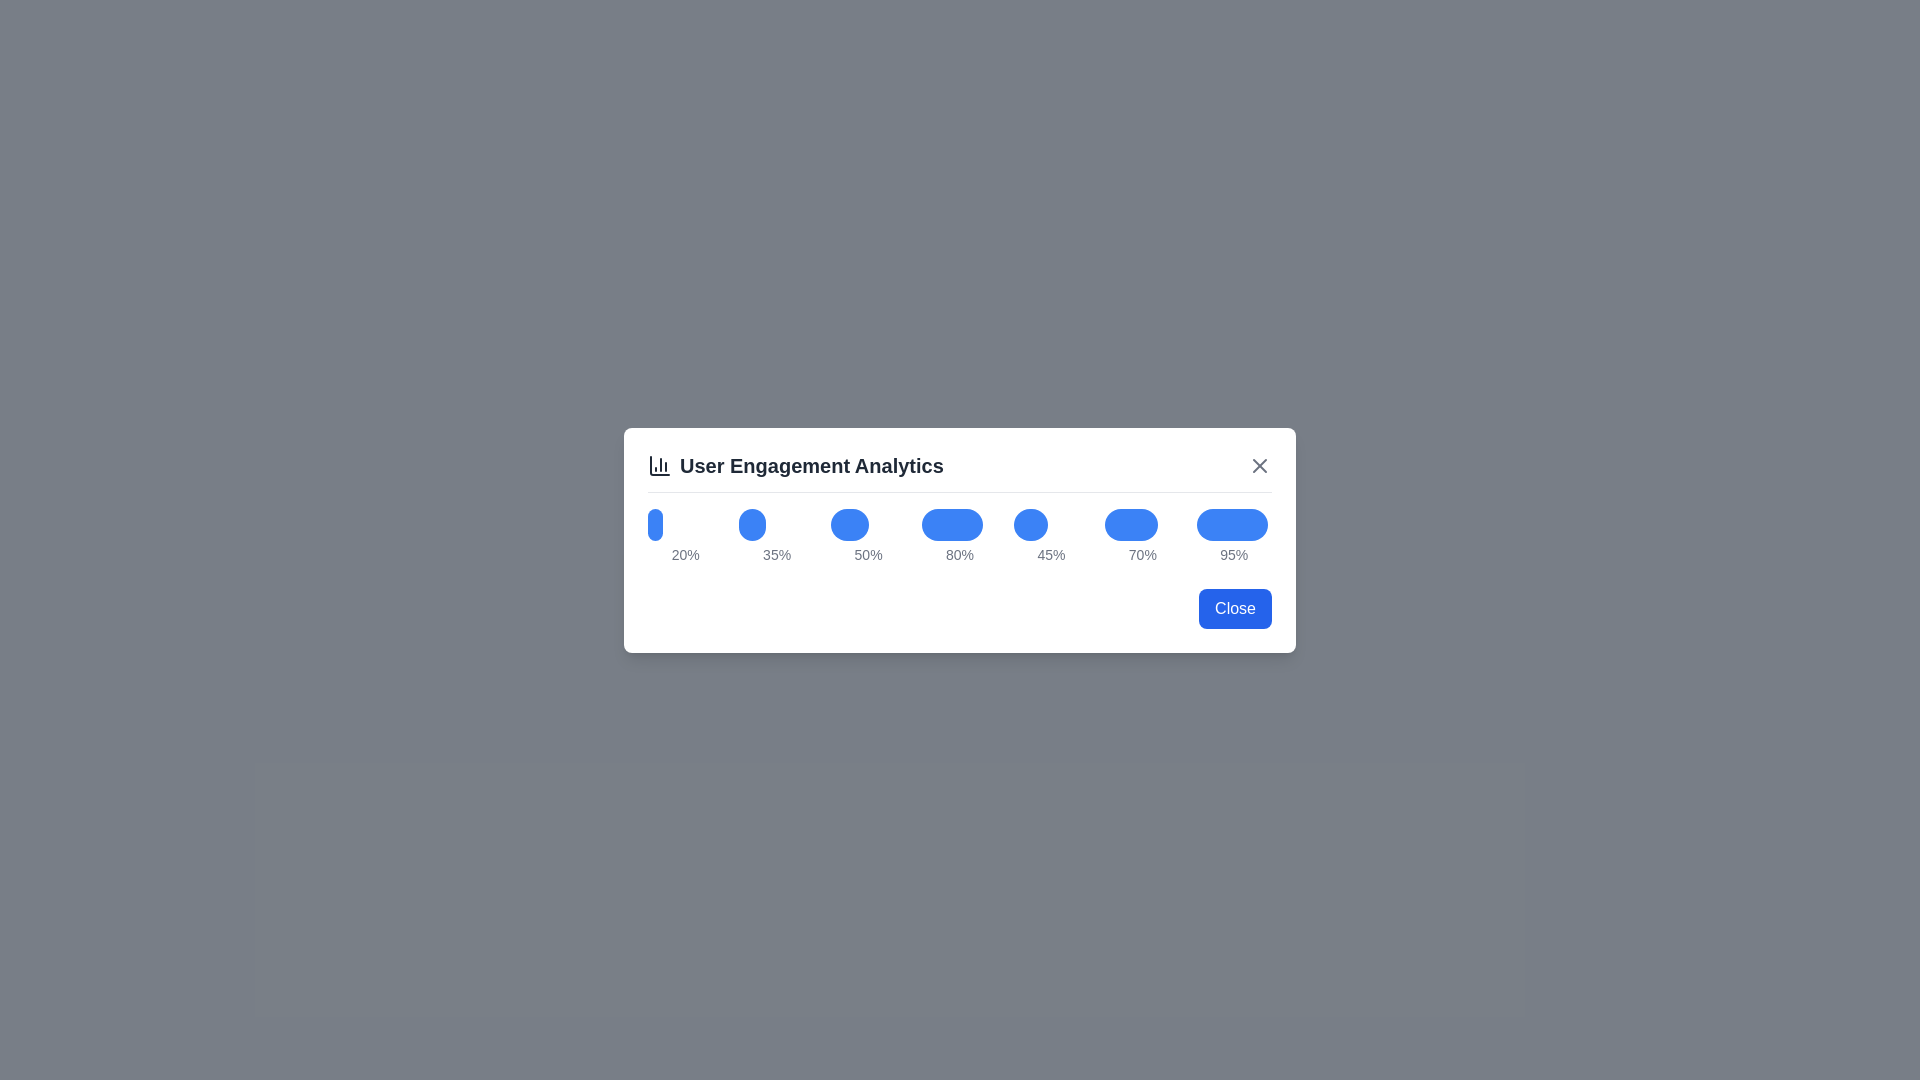  Describe the element at coordinates (1030, 523) in the screenshot. I see `the bar graph corresponding to the percentage 45` at that location.